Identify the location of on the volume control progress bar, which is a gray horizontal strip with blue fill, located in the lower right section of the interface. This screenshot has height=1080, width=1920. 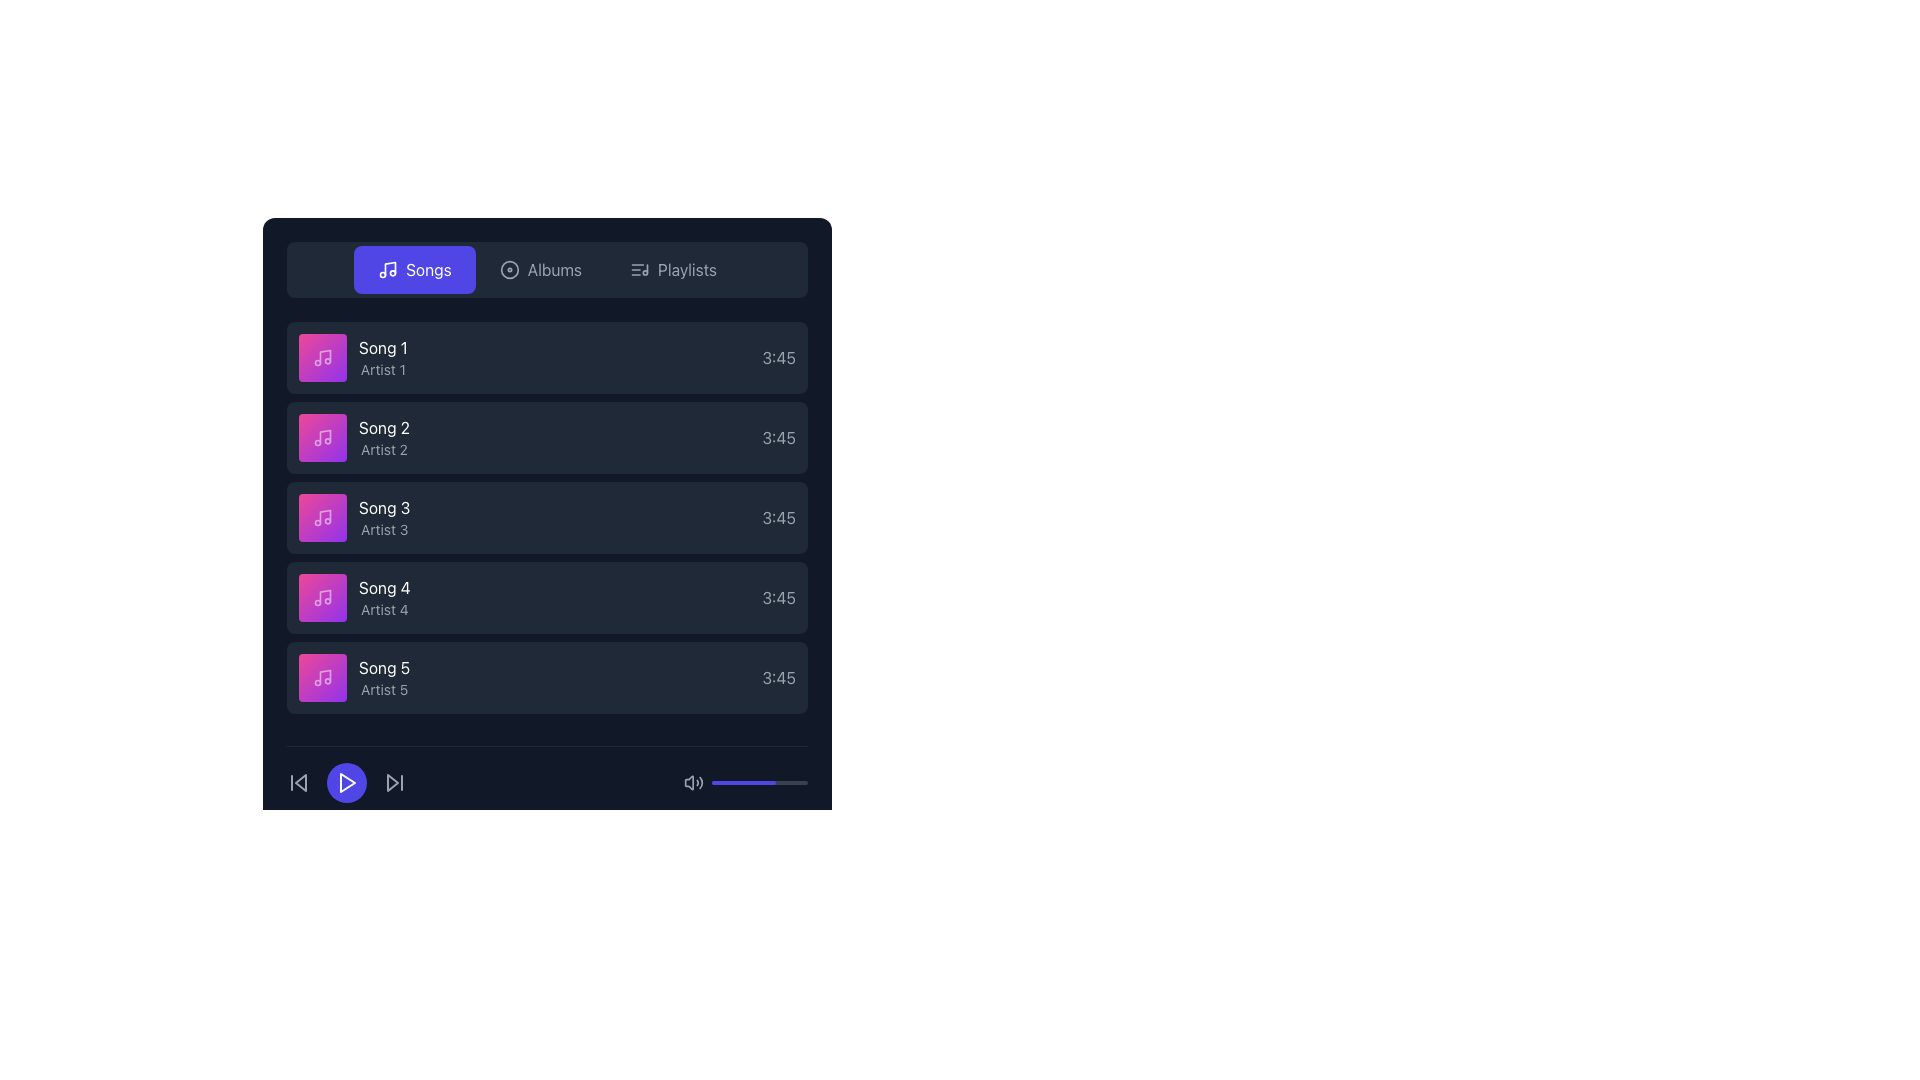
(758, 782).